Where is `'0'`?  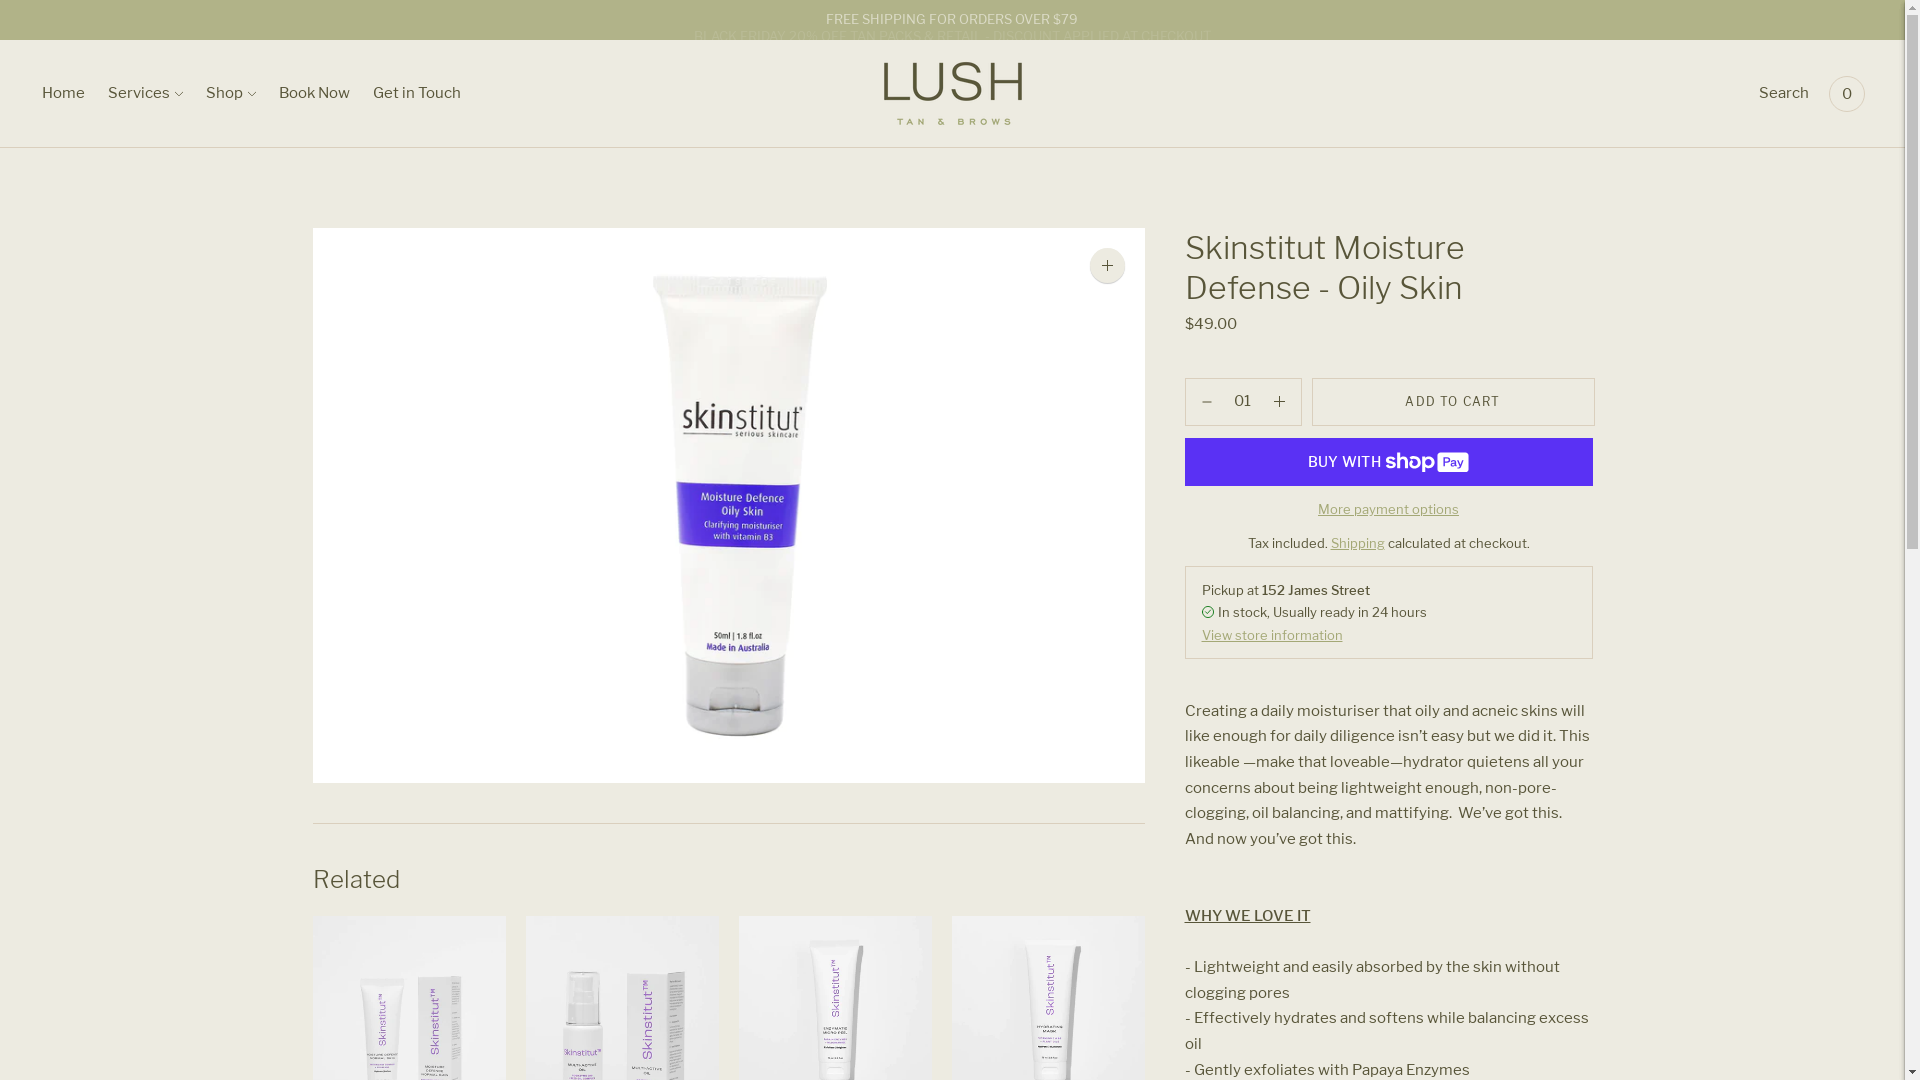
'0' is located at coordinates (1846, 93).